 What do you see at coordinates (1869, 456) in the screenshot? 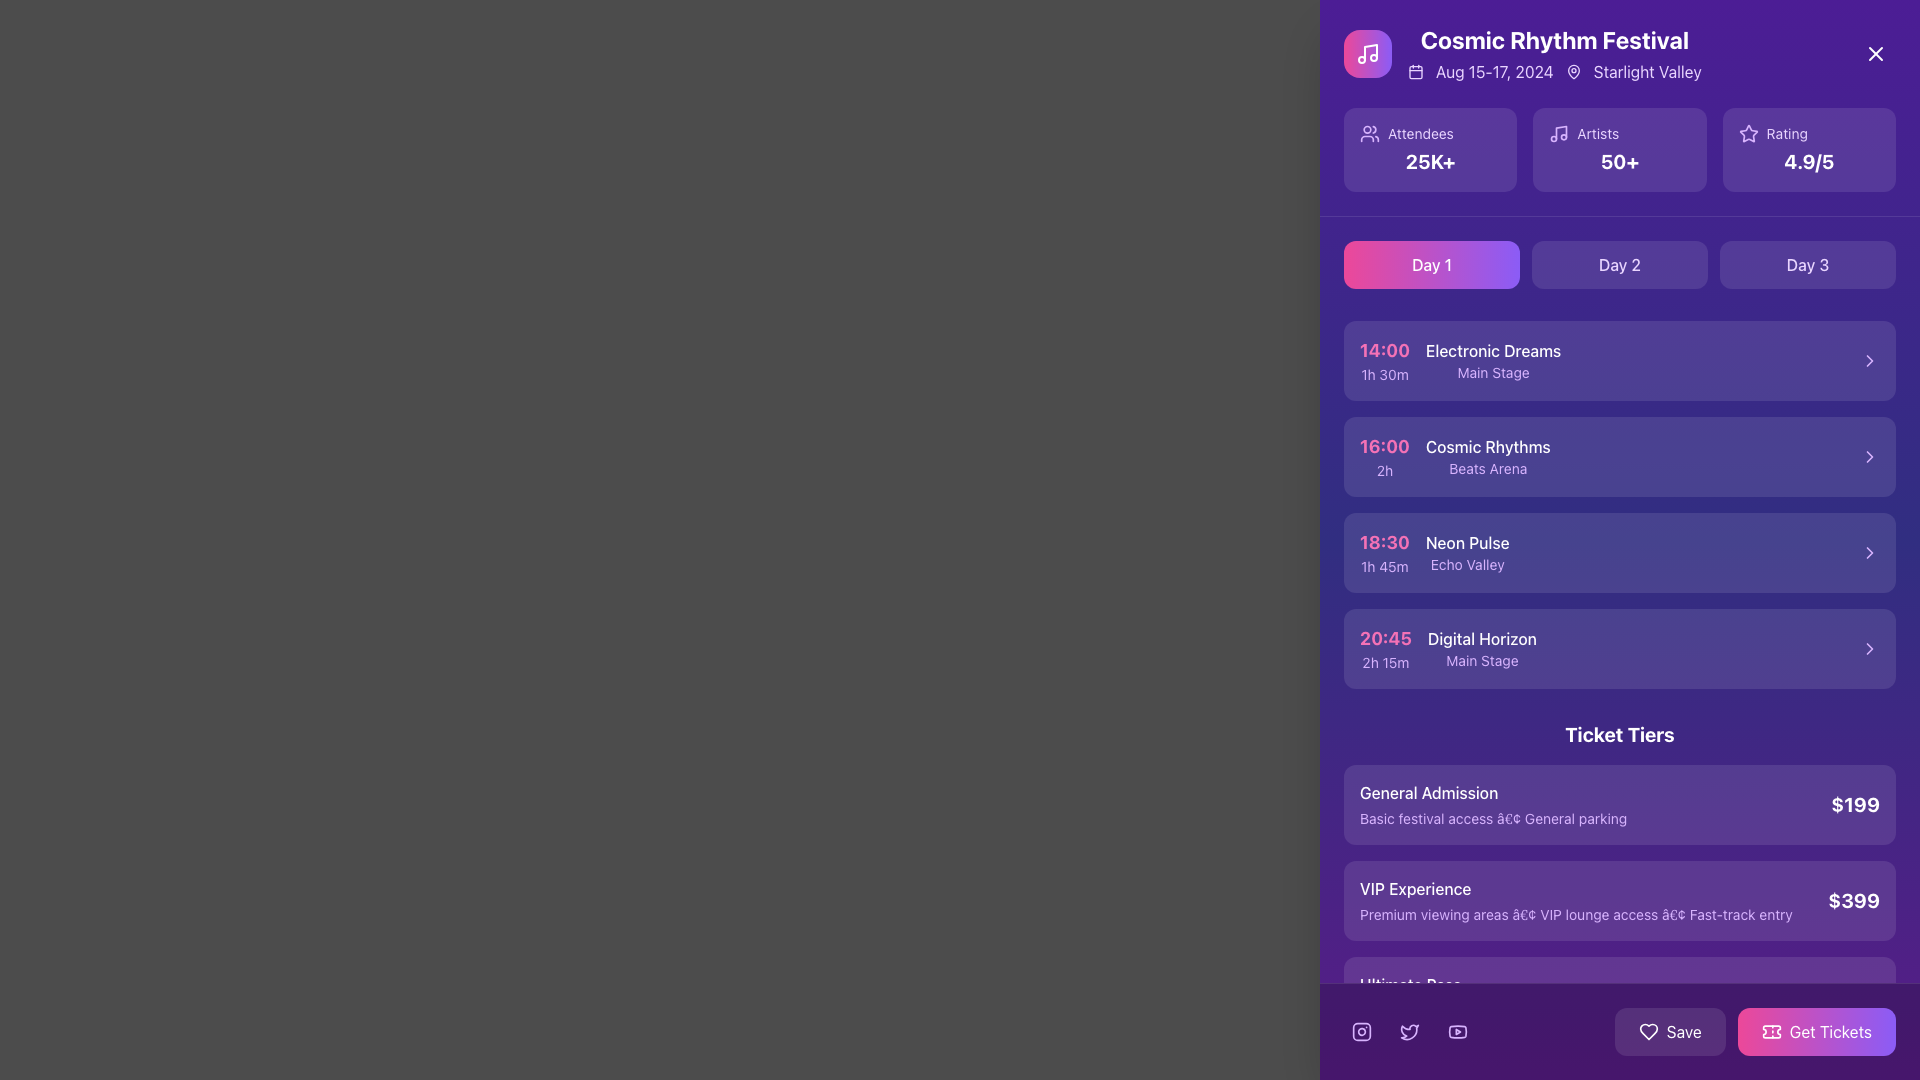
I see `the chevron icon located at the far-right side of the list item for the event '16:00 Cosmic Rhythms Beats Arena'` at bounding box center [1869, 456].